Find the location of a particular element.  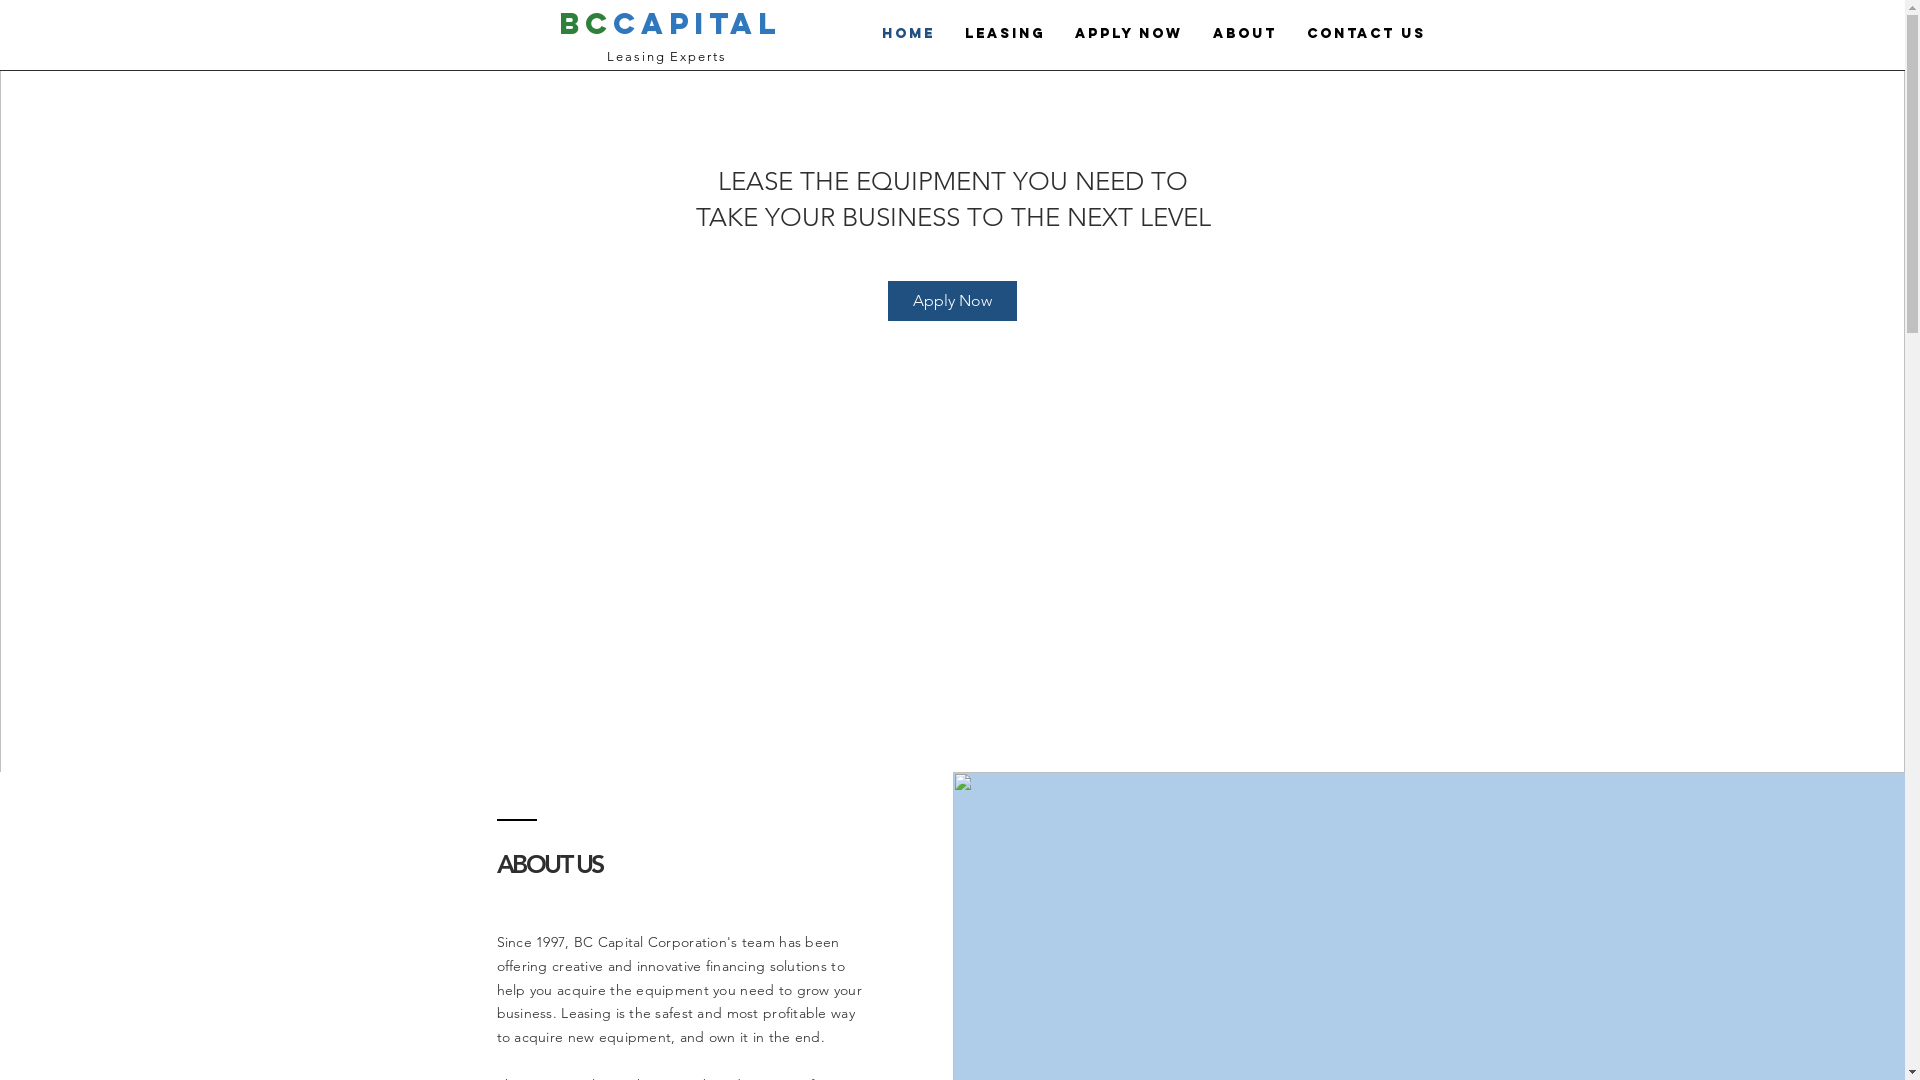

'About' is located at coordinates (1243, 34).